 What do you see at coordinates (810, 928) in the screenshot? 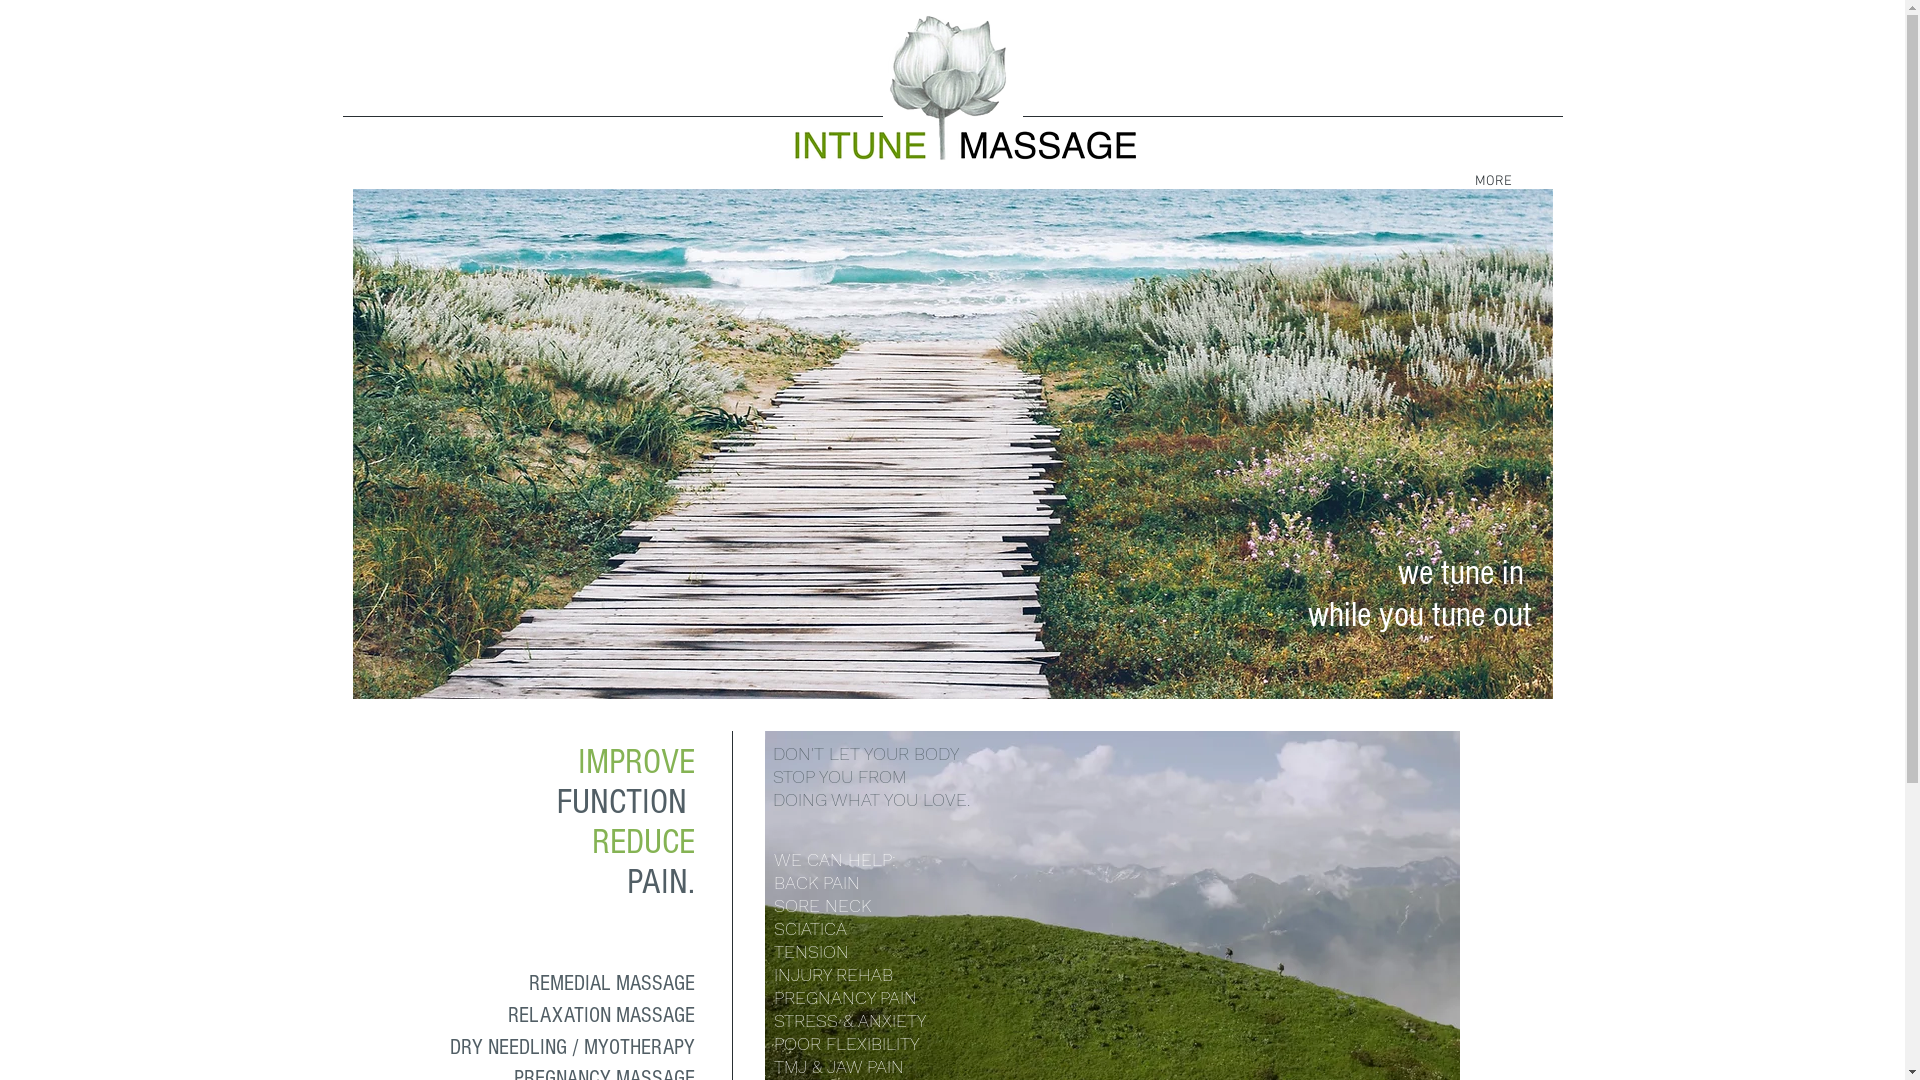
I see `'SCIATICA'` at bounding box center [810, 928].